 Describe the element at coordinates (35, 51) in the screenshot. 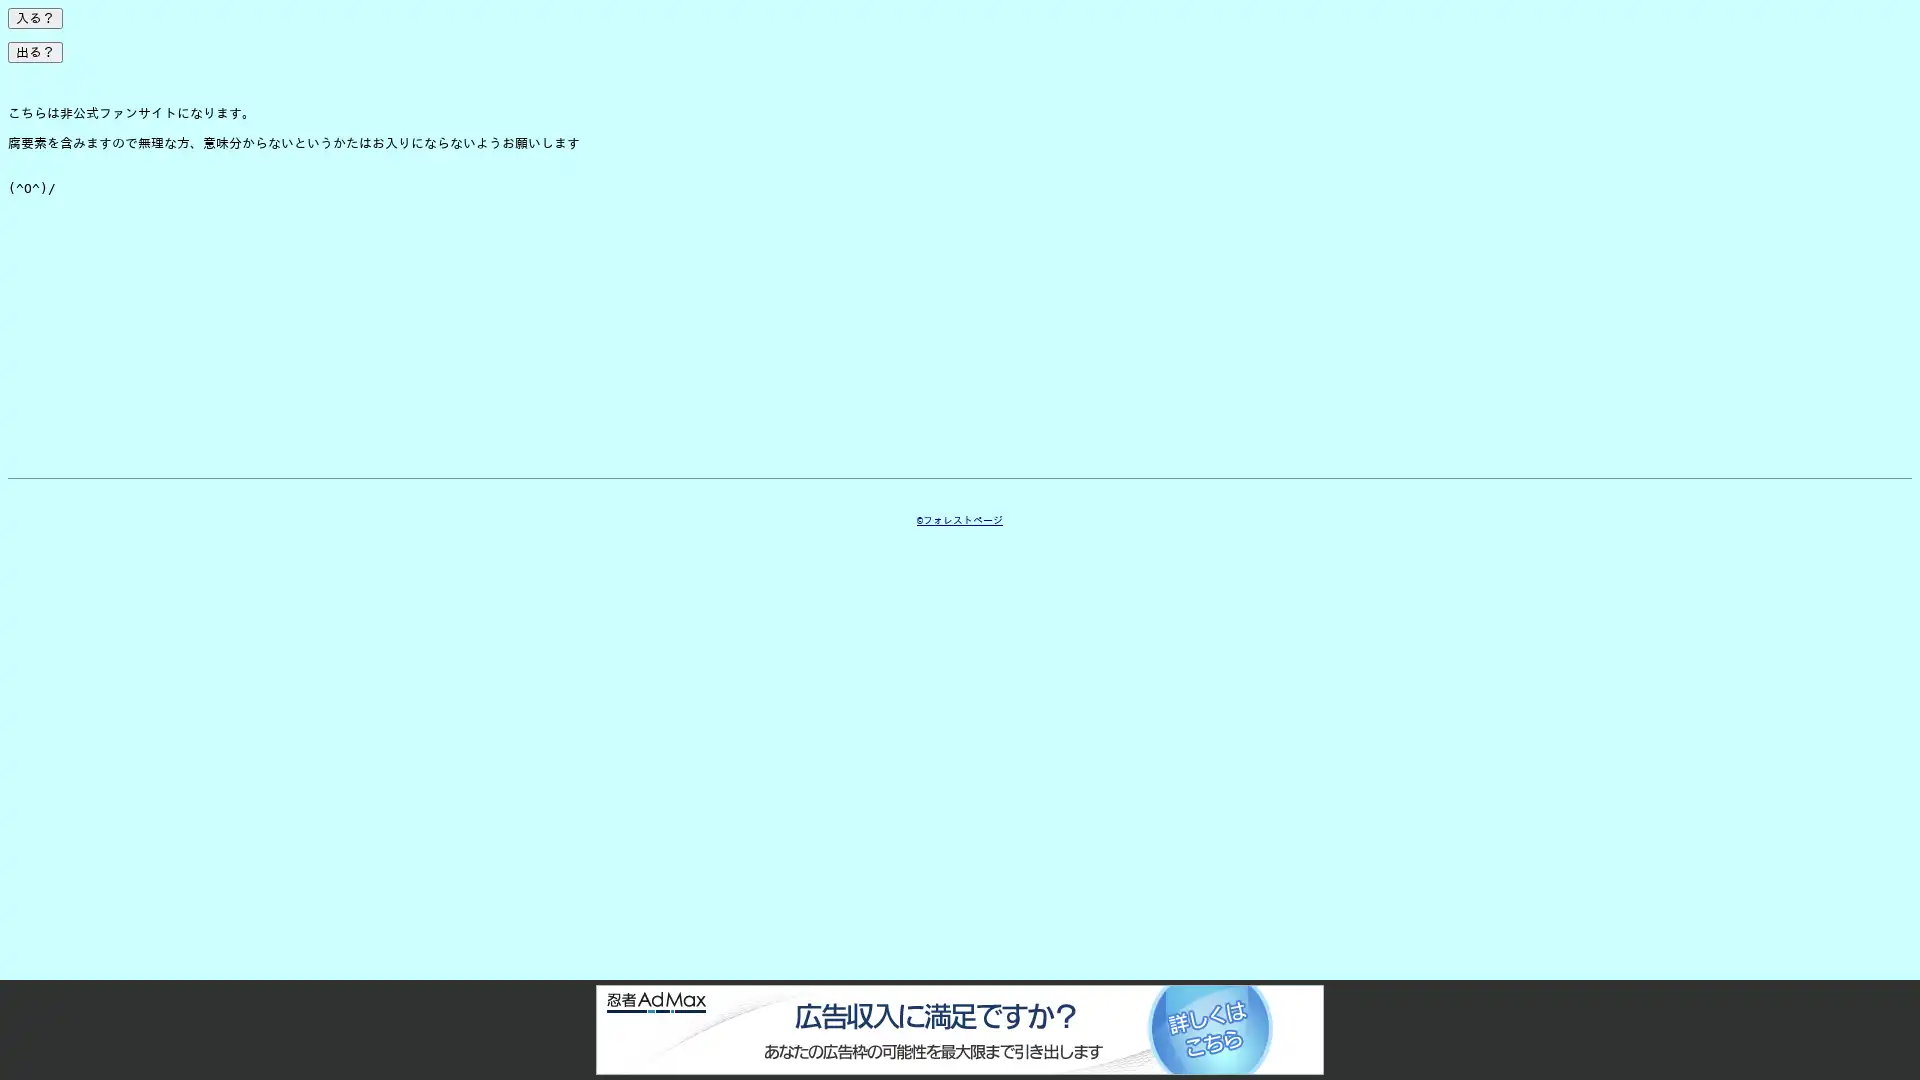

I see `?` at that location.